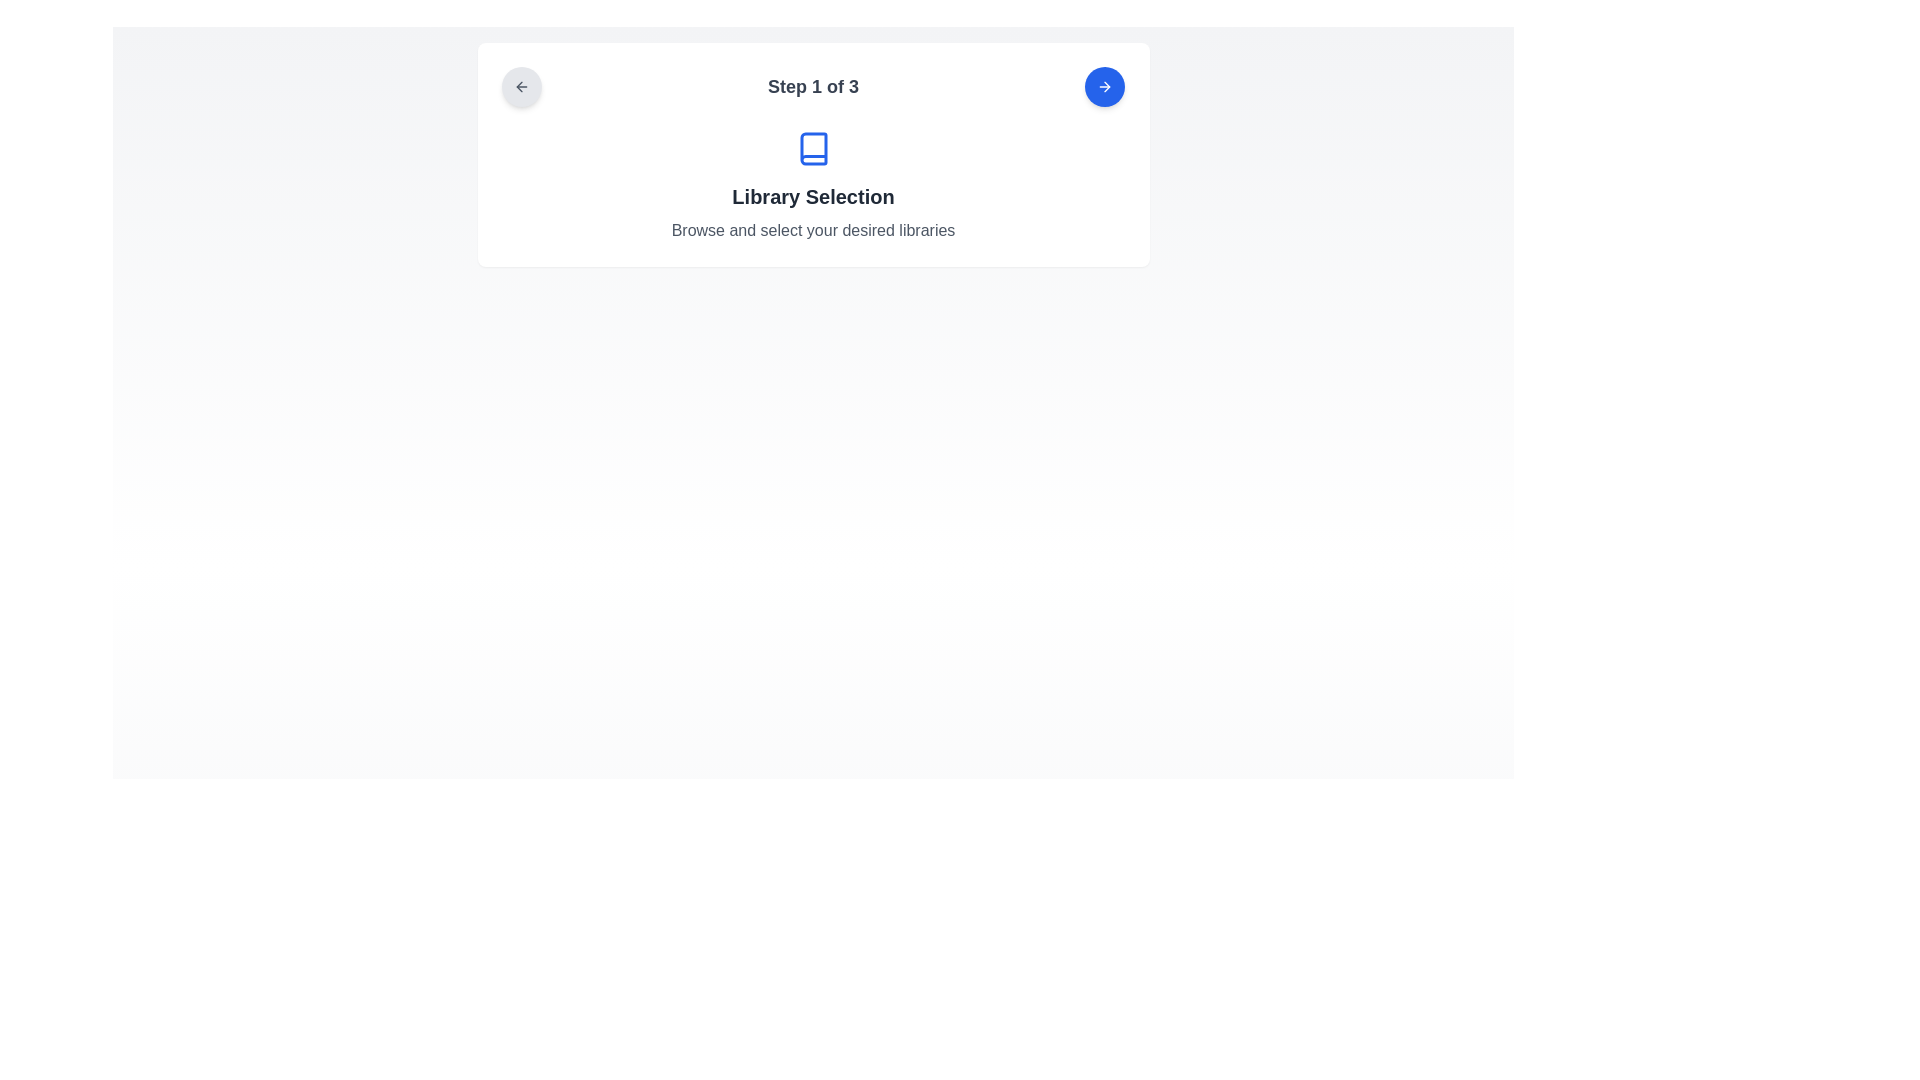 The width and height of the screenshot is (1920, 1080). Describe the element at coordinates (1104, 86) in the screenshot. I see `the forward navigation IconButton located in the top-right corner of the card titled 'Step 1 of 3' with the subtitle 'Library Selection' to proceed to the next step` at that location.